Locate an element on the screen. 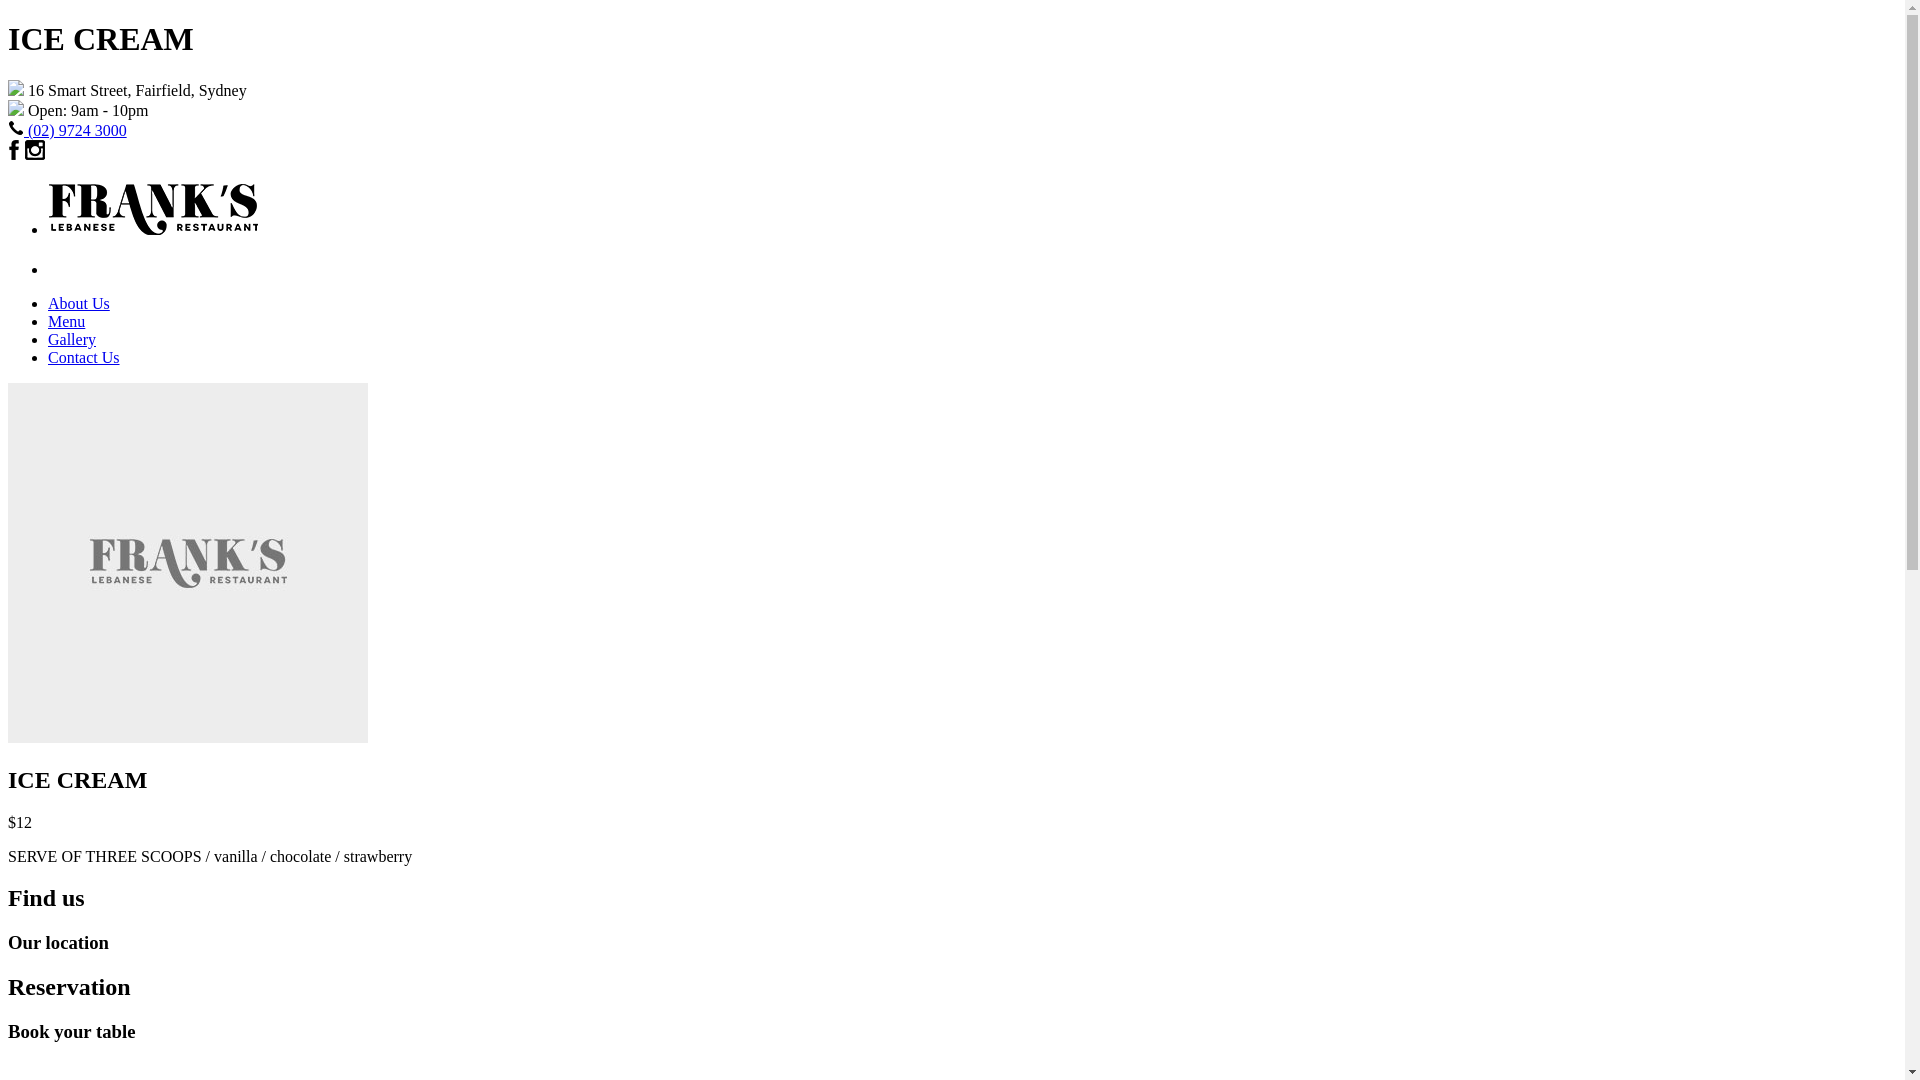  '(02) 9724 3000' is located at coordinates (77, 130).